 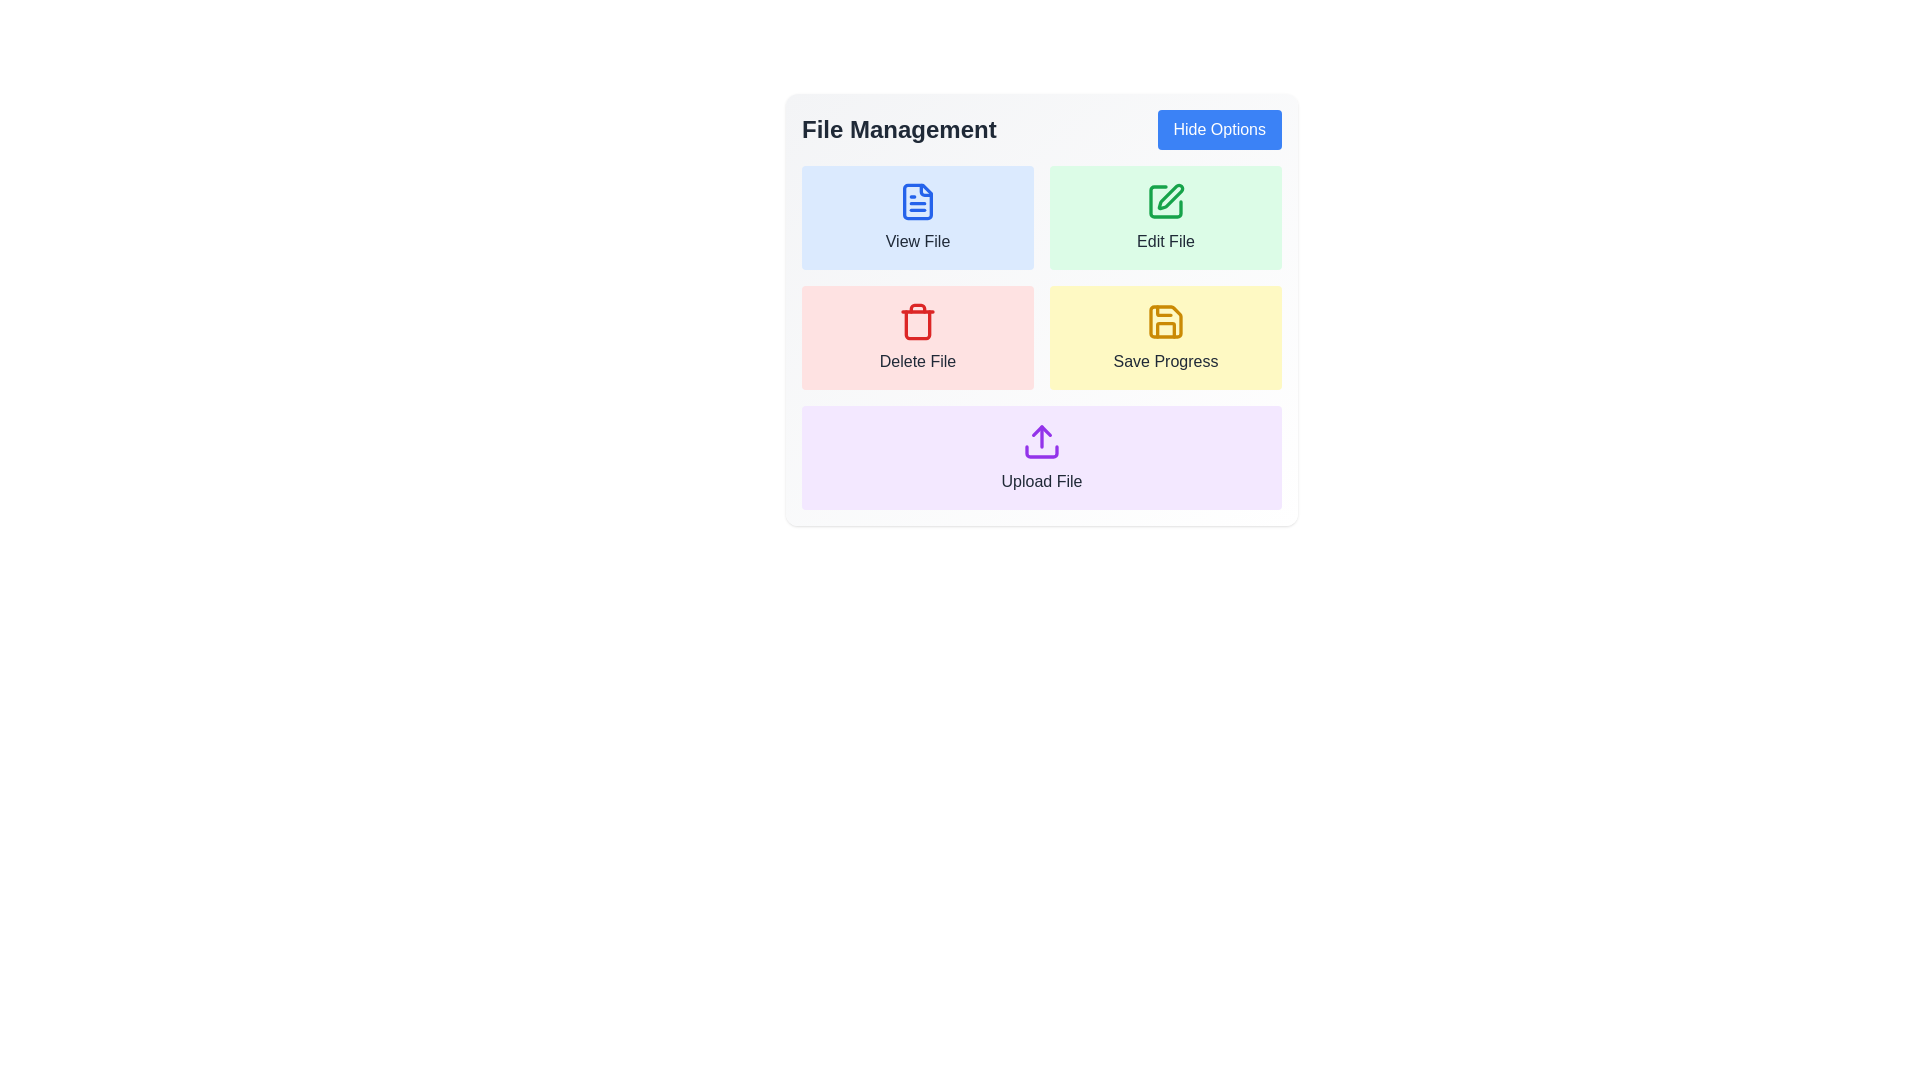 I want to click on the 'Save Progress' icon located within the button in the lower-right corner of the main interface, so click(x=1166, y=320).